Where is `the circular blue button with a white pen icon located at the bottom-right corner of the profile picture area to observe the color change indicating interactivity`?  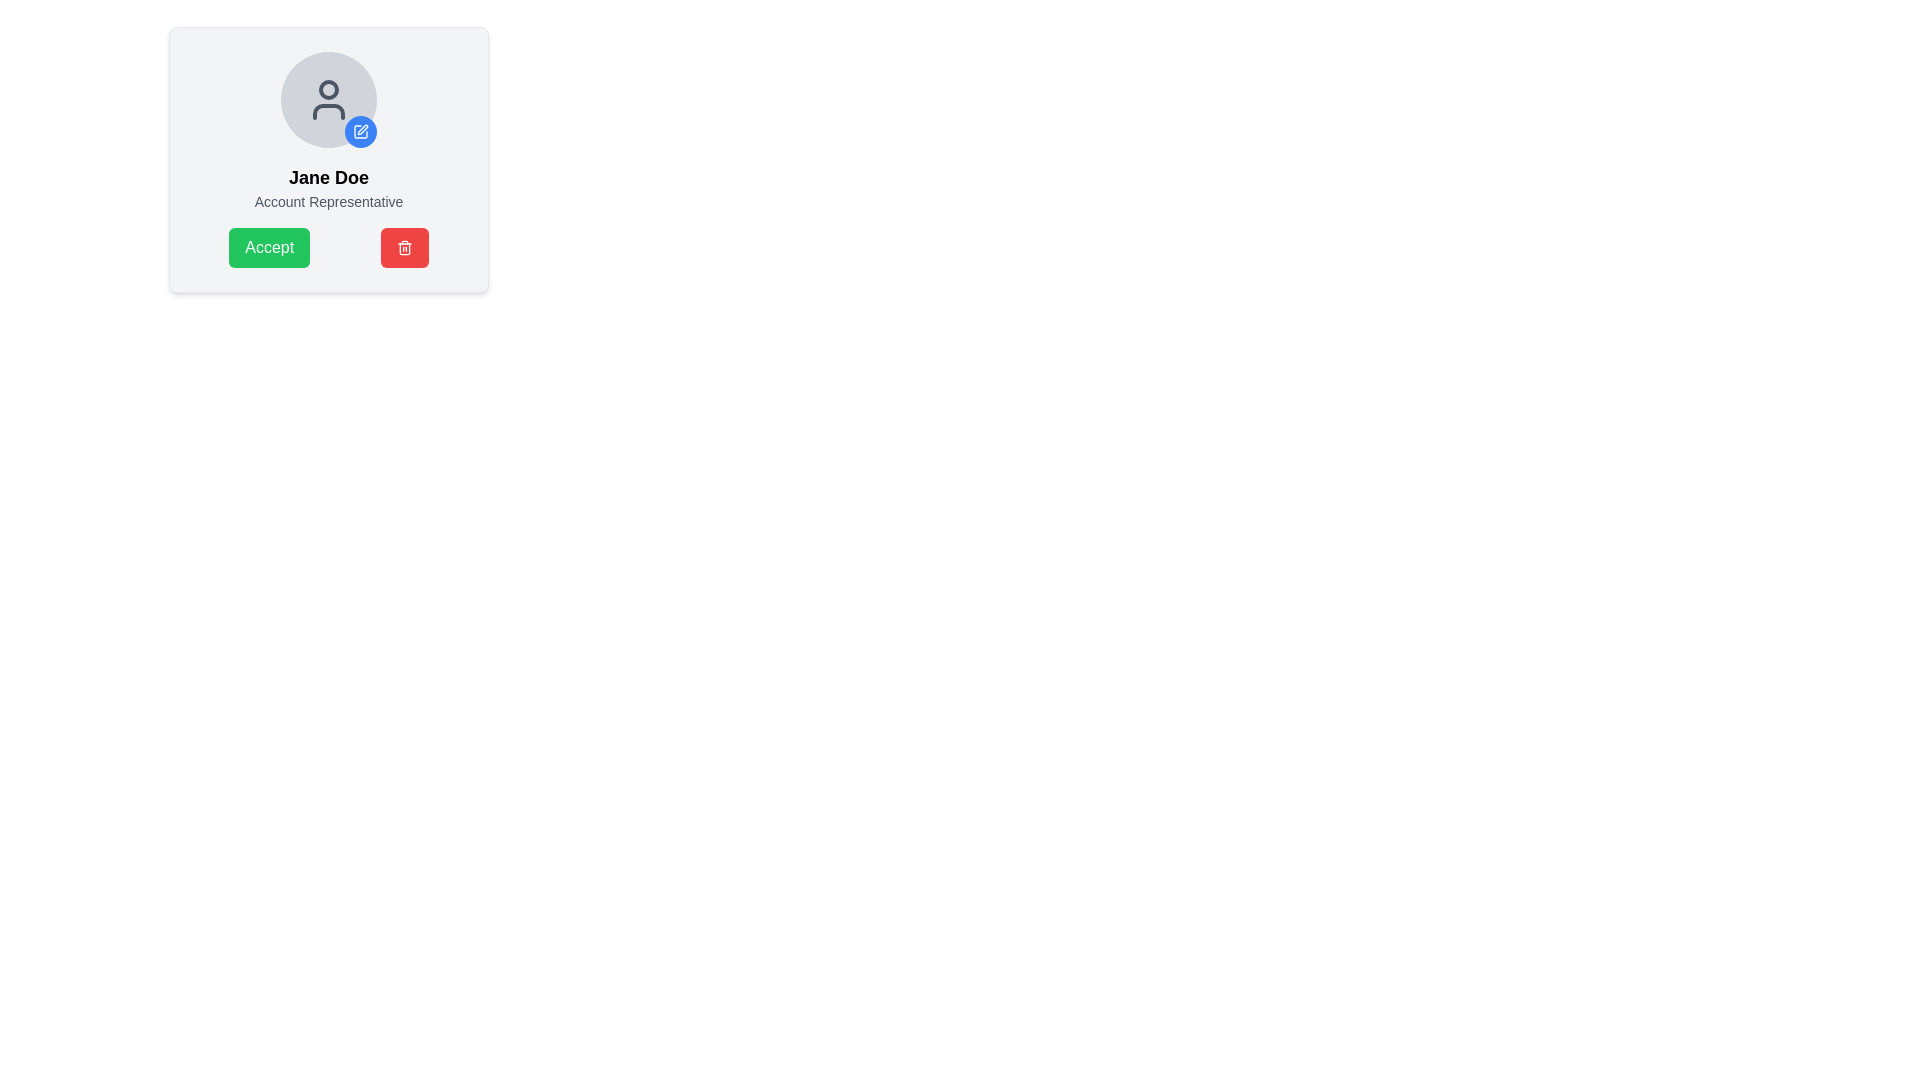
the circular blue button with a white pen icon located at the bottom-right corner of the profile picture area to observe the color change indicating interactivity is located at coordinates (360, 131).